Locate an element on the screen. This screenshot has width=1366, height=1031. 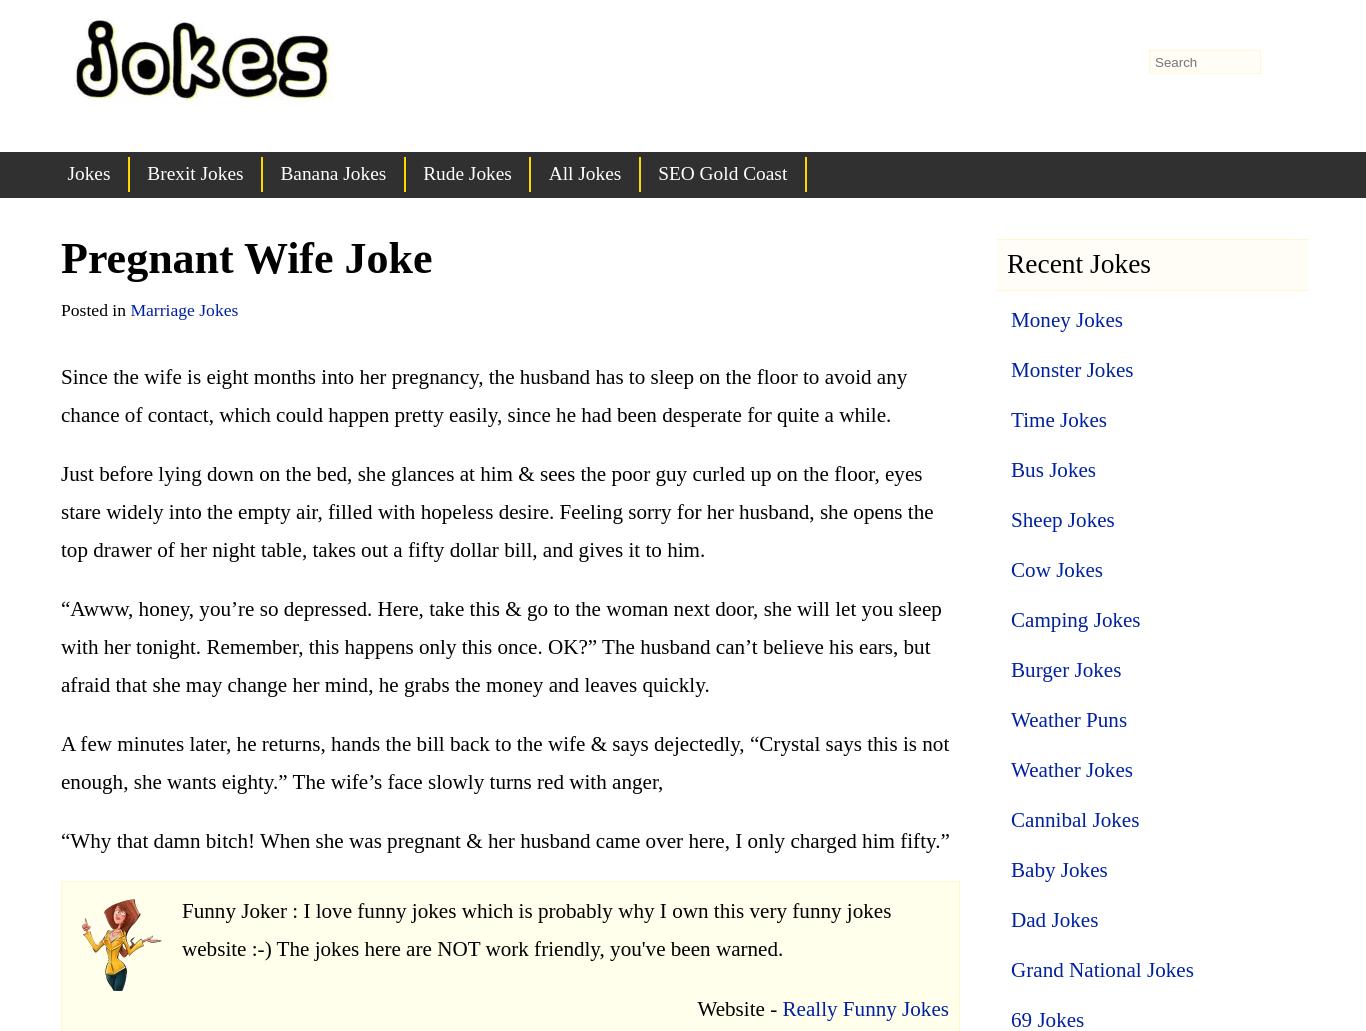
'“Why that damn bitch! When she was pregnant & her husband came over here, I only charged him fifty.”' is located at coordinates (505, 840).